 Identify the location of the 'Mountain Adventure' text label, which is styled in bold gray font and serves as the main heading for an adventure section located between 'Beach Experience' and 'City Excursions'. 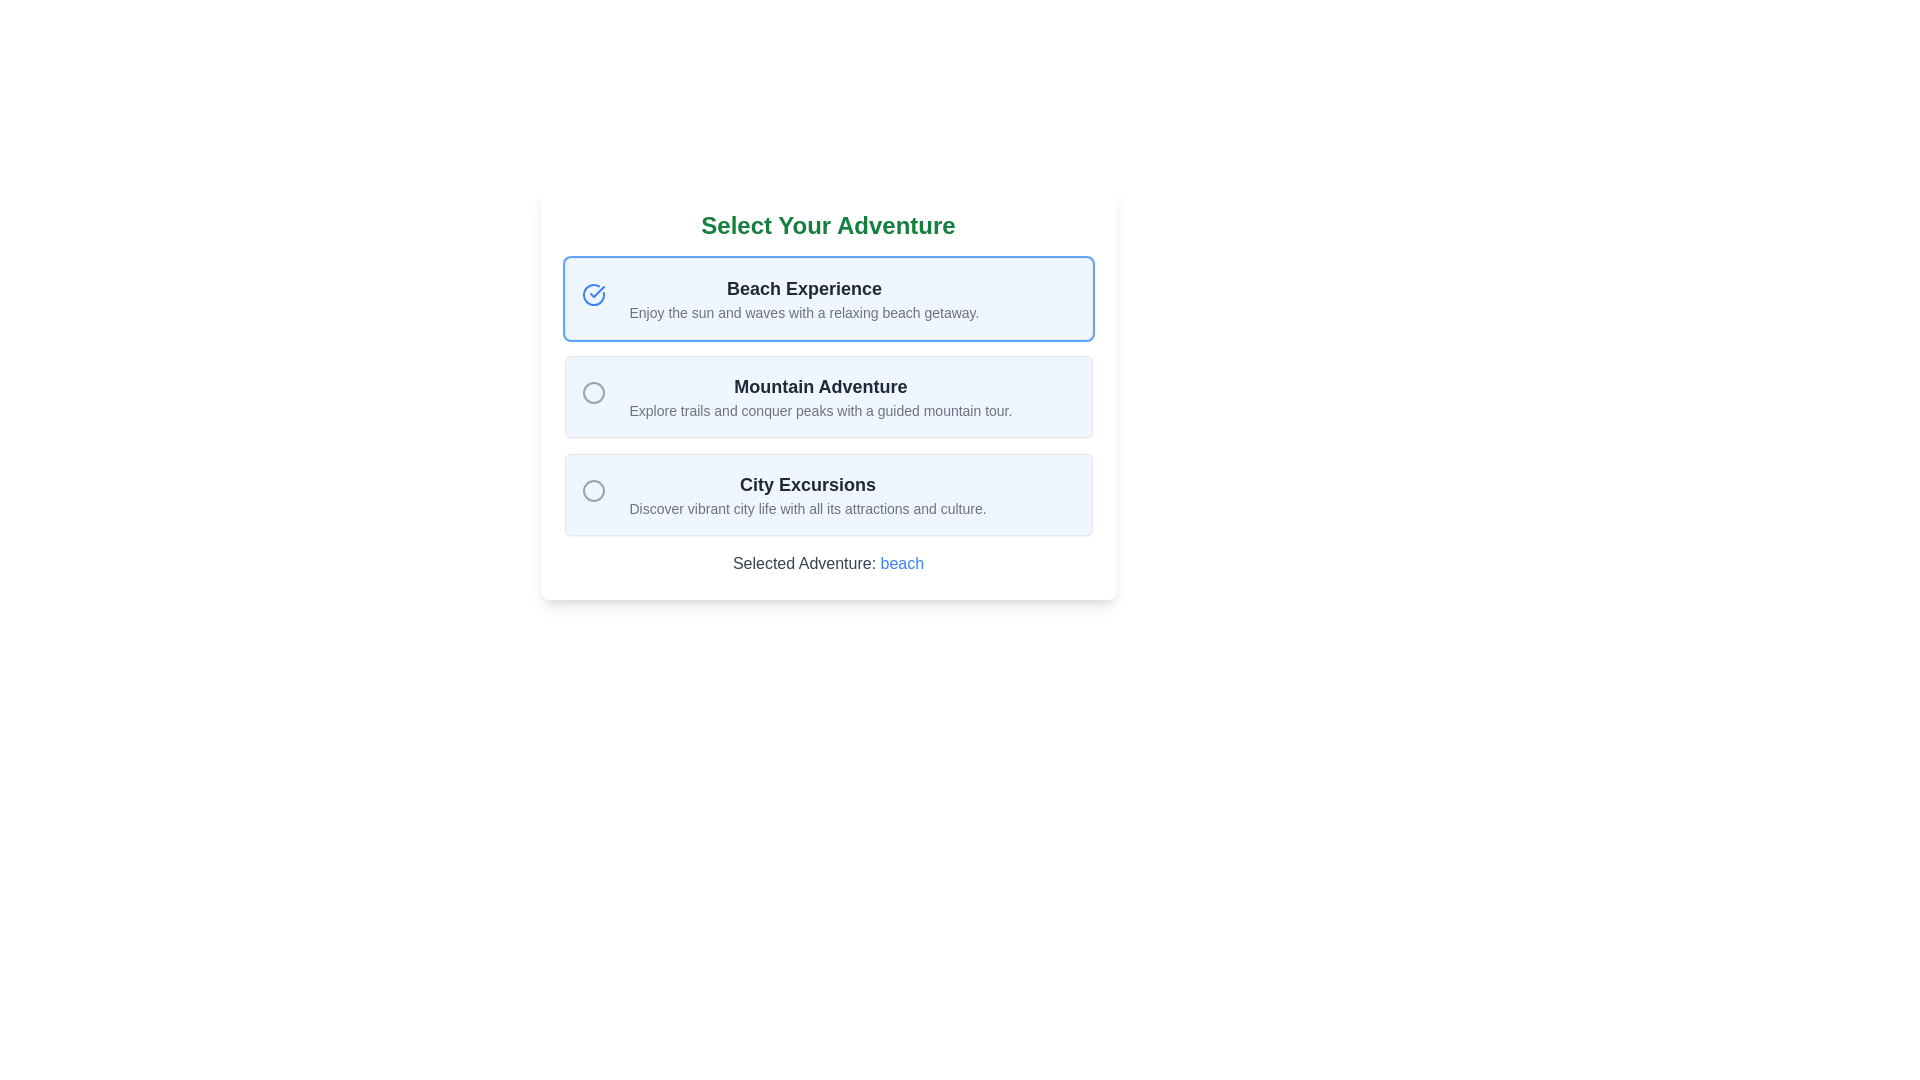
(820, 386).